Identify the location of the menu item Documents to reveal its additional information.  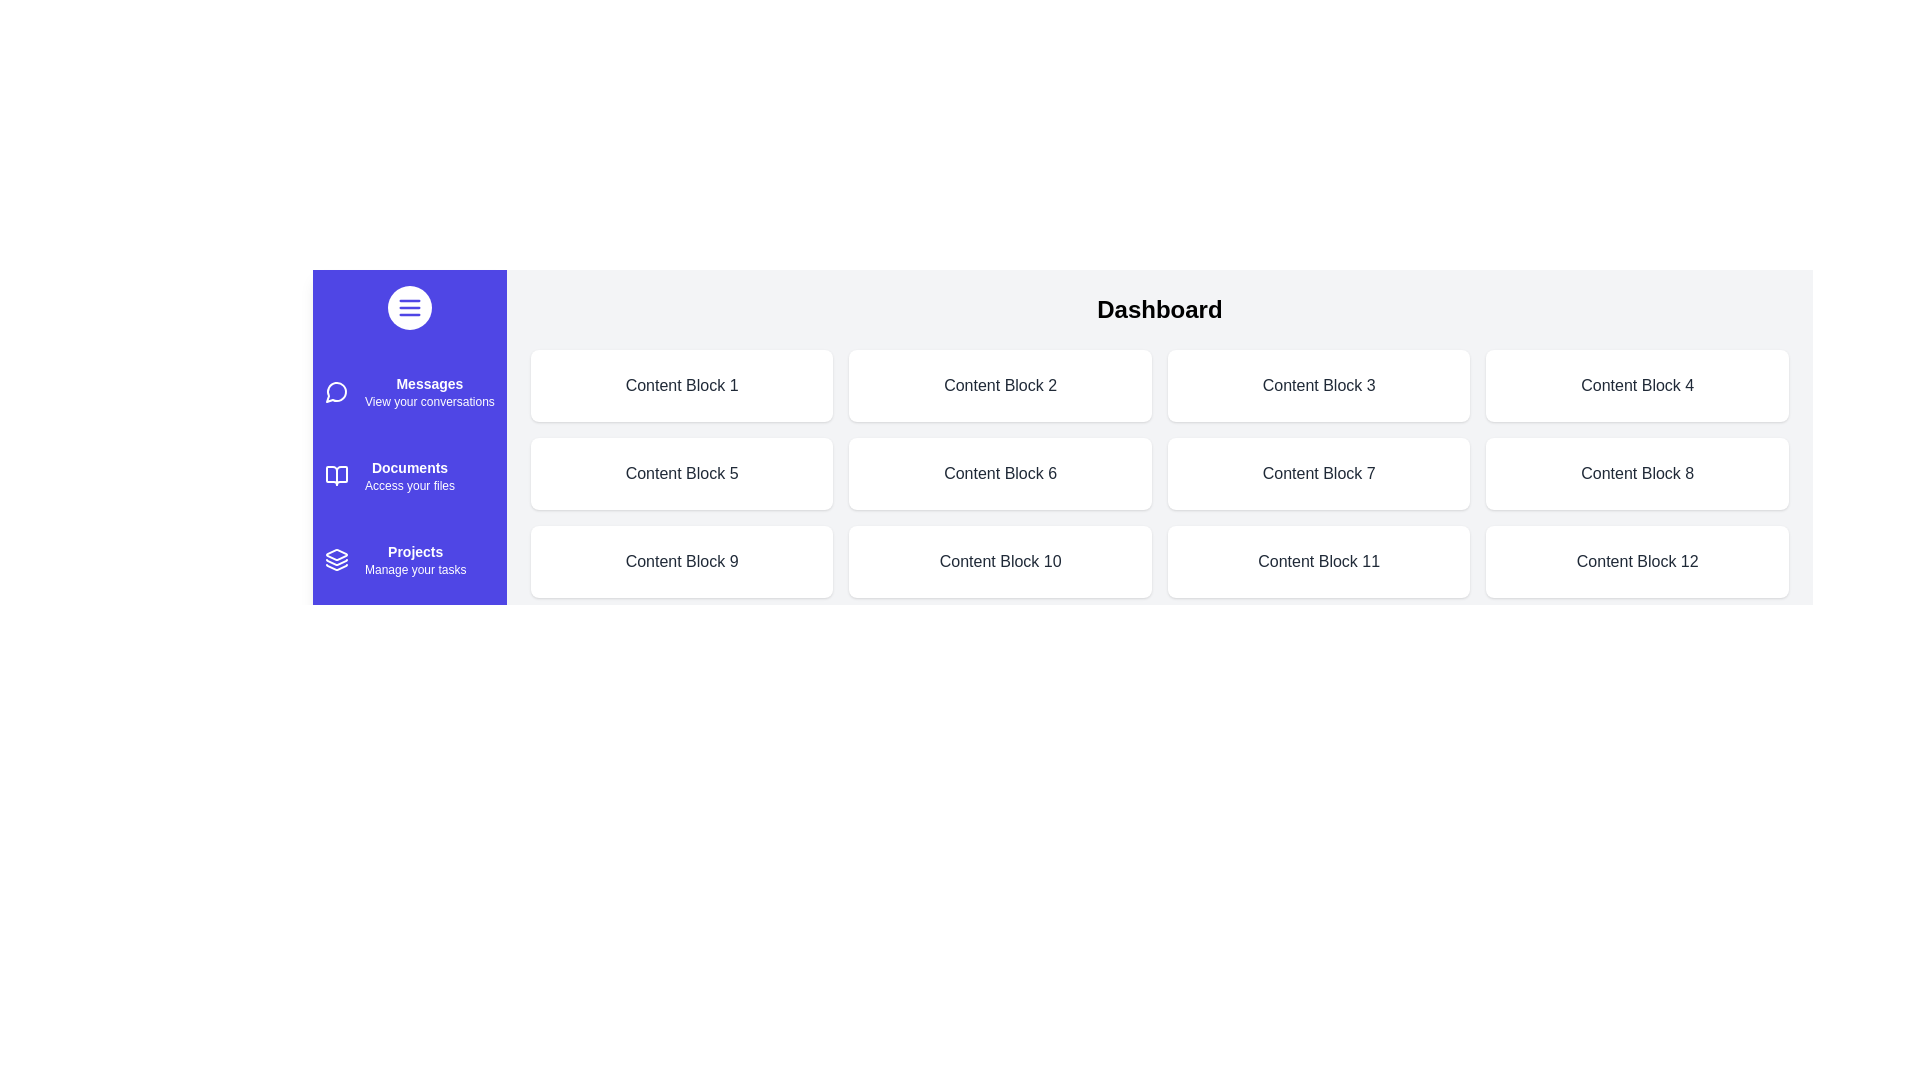
(336, 475).